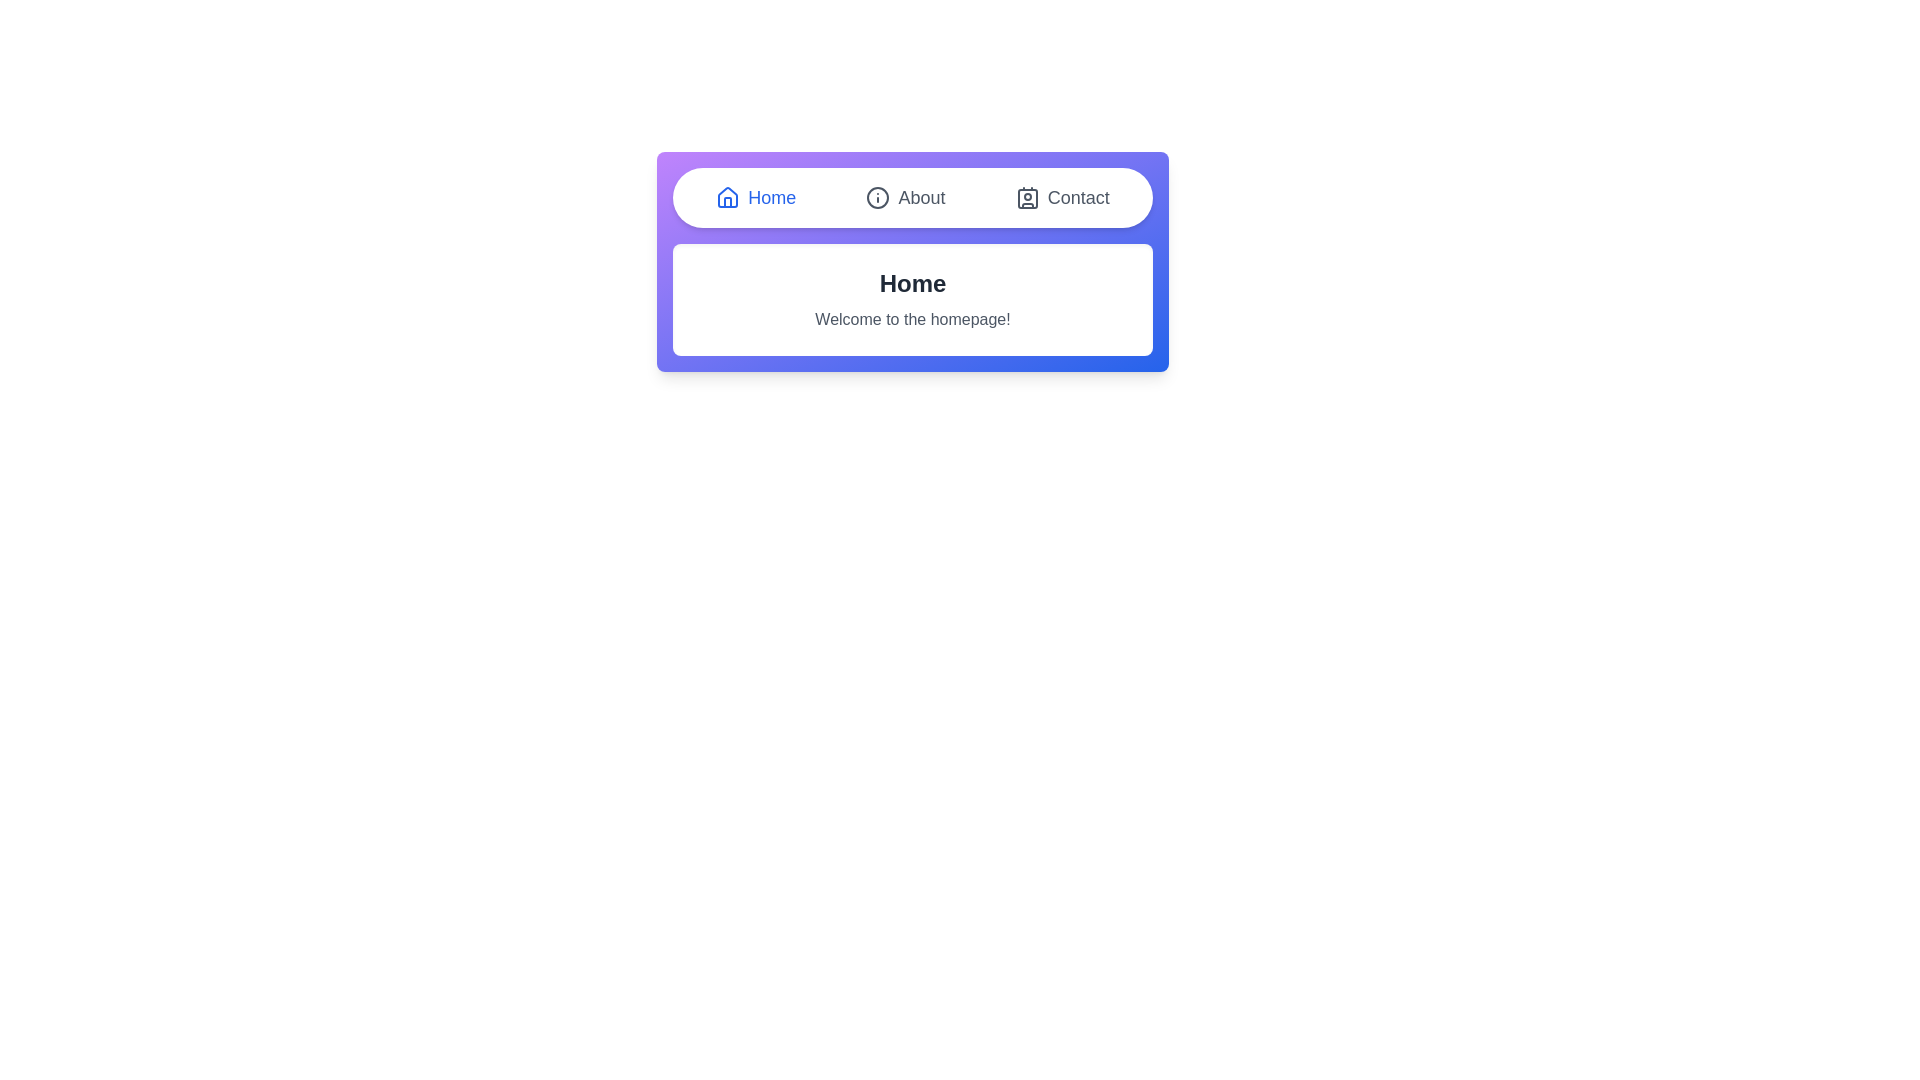 The height and width of the screenshot is (1080, 1920). Describe the element at coordinates (905, 197) in the screenshot. I see `the tab labeled About to see the hover effect` at that location.